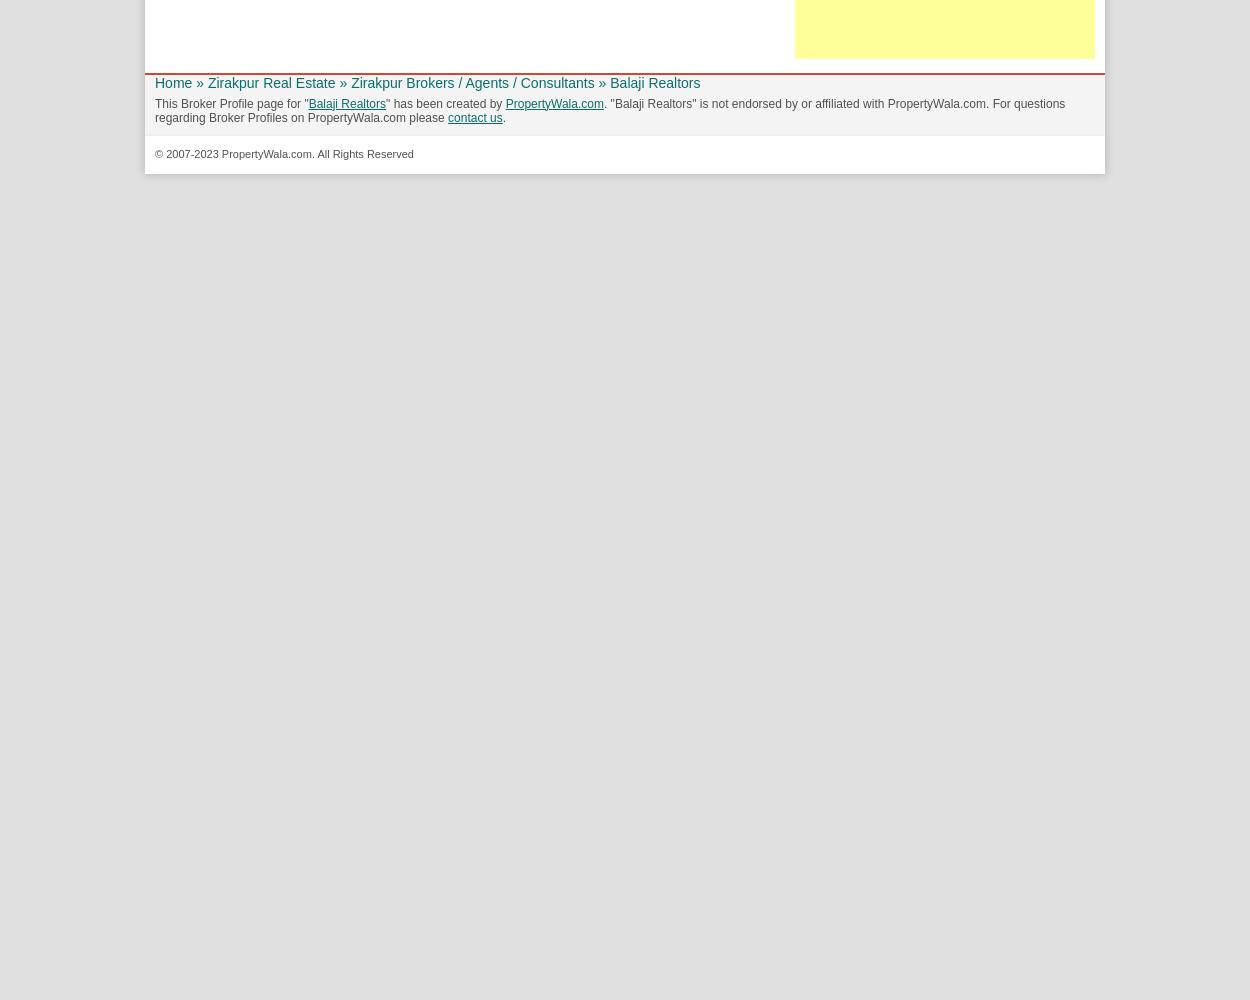 The width and height of the screenshot is (1250, 1000). I want to click on '.', so click(504, 117).